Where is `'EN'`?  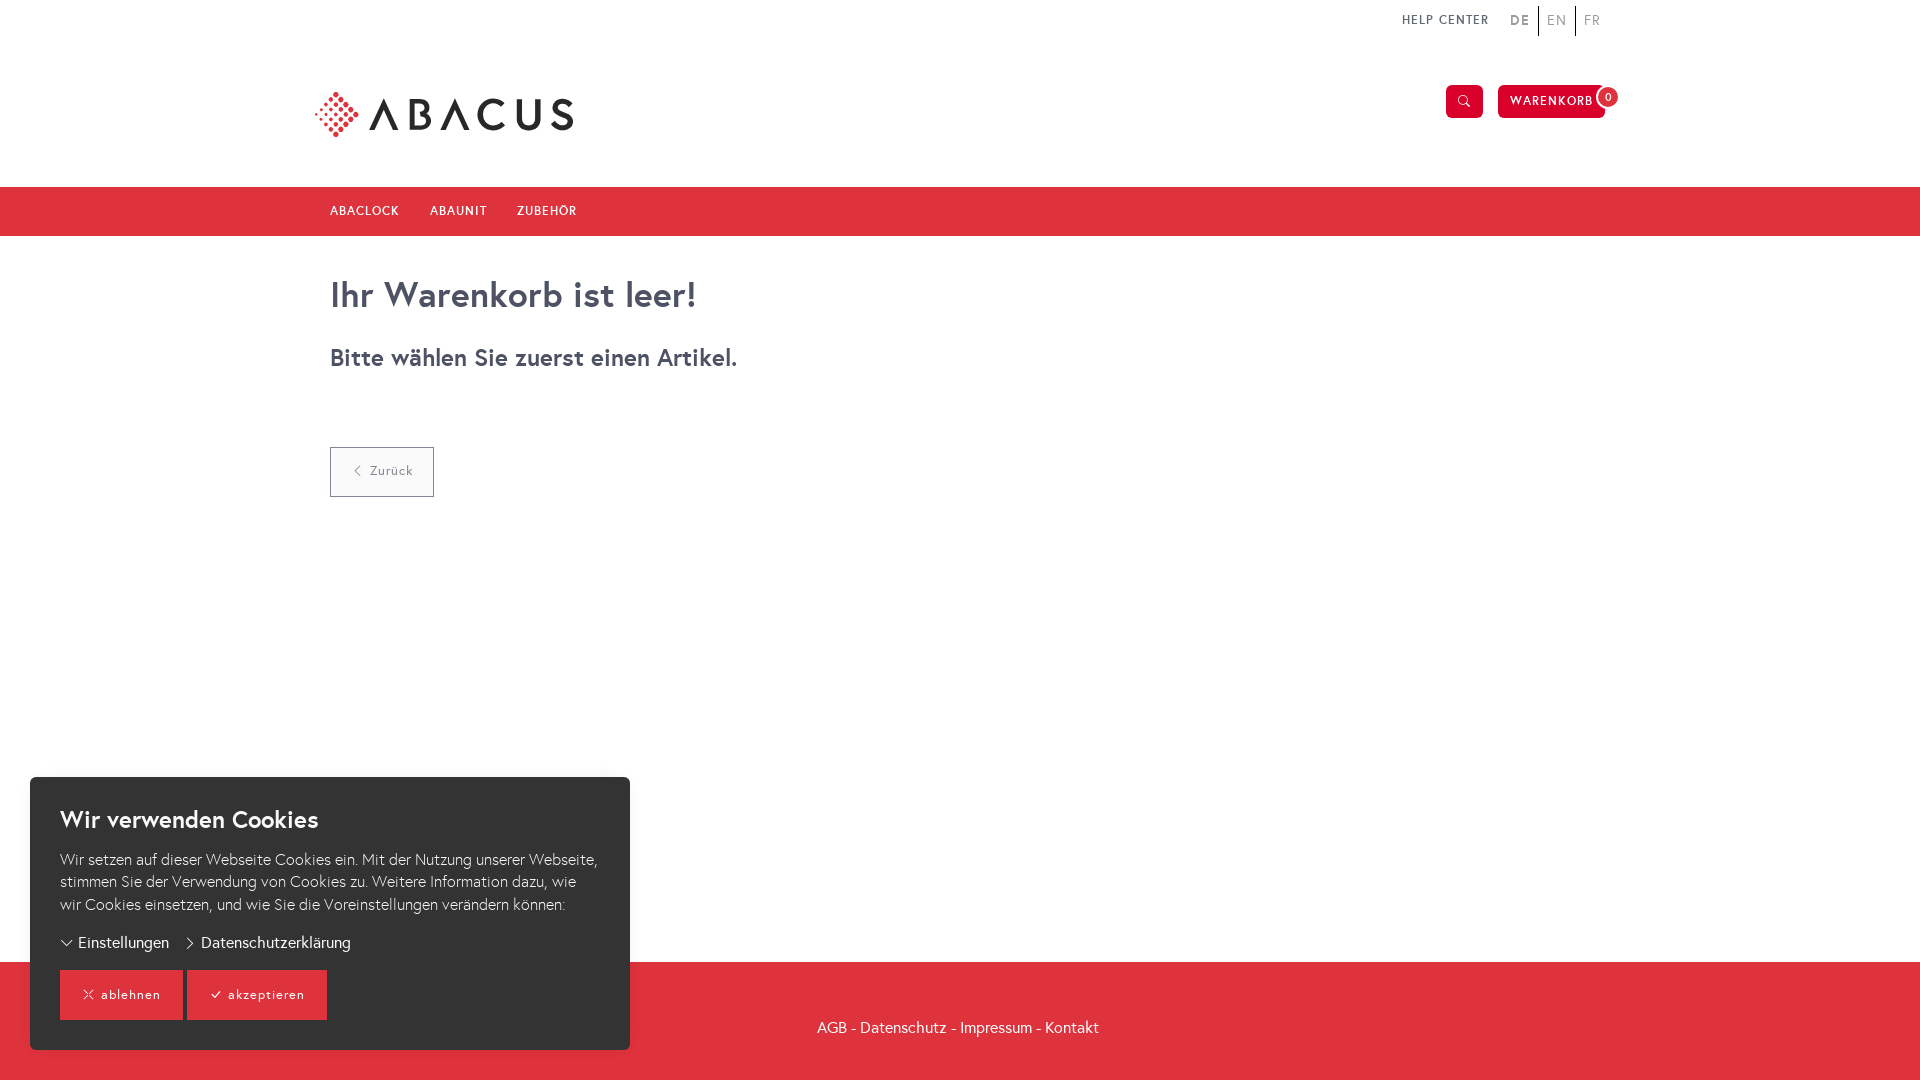 'EN' is located at coordinates (1553, 20).